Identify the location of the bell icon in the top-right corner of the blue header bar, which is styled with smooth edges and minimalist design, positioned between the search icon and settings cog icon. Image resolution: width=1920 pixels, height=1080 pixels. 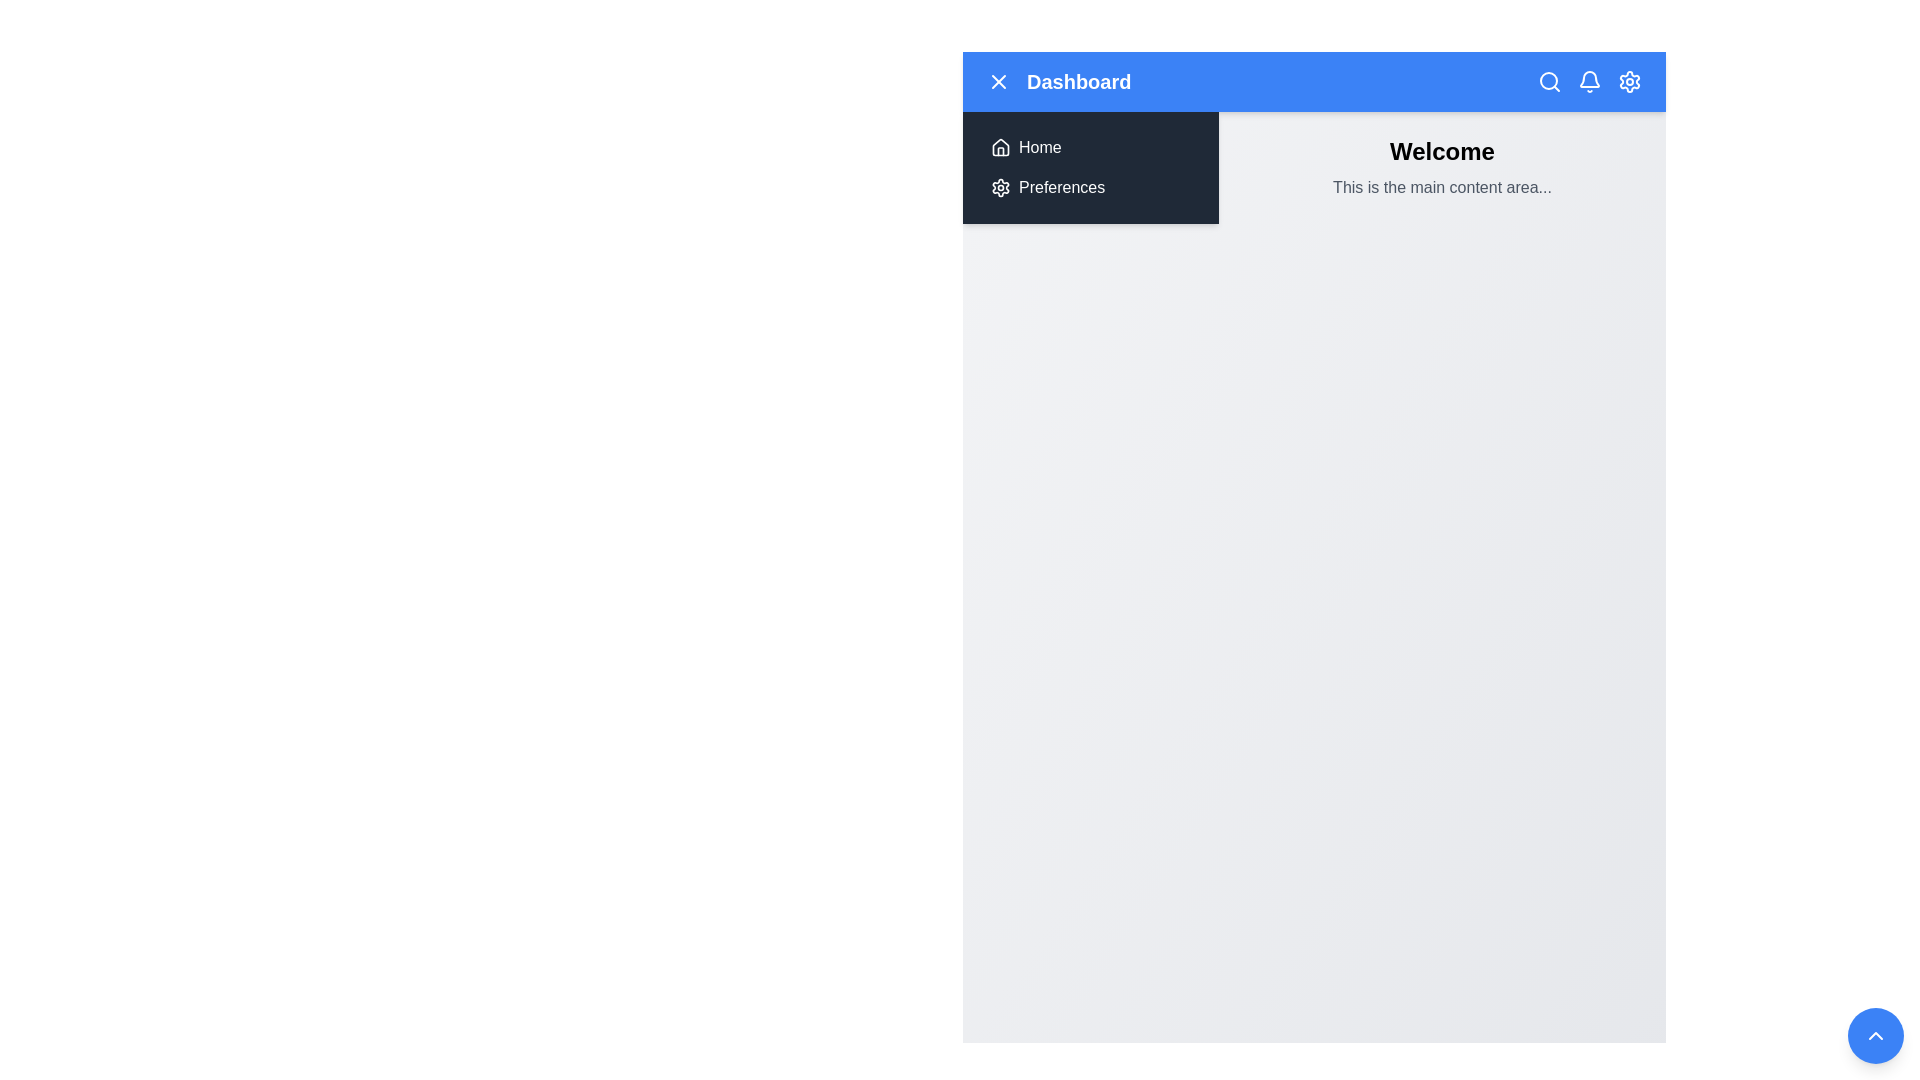
(1588, 78).